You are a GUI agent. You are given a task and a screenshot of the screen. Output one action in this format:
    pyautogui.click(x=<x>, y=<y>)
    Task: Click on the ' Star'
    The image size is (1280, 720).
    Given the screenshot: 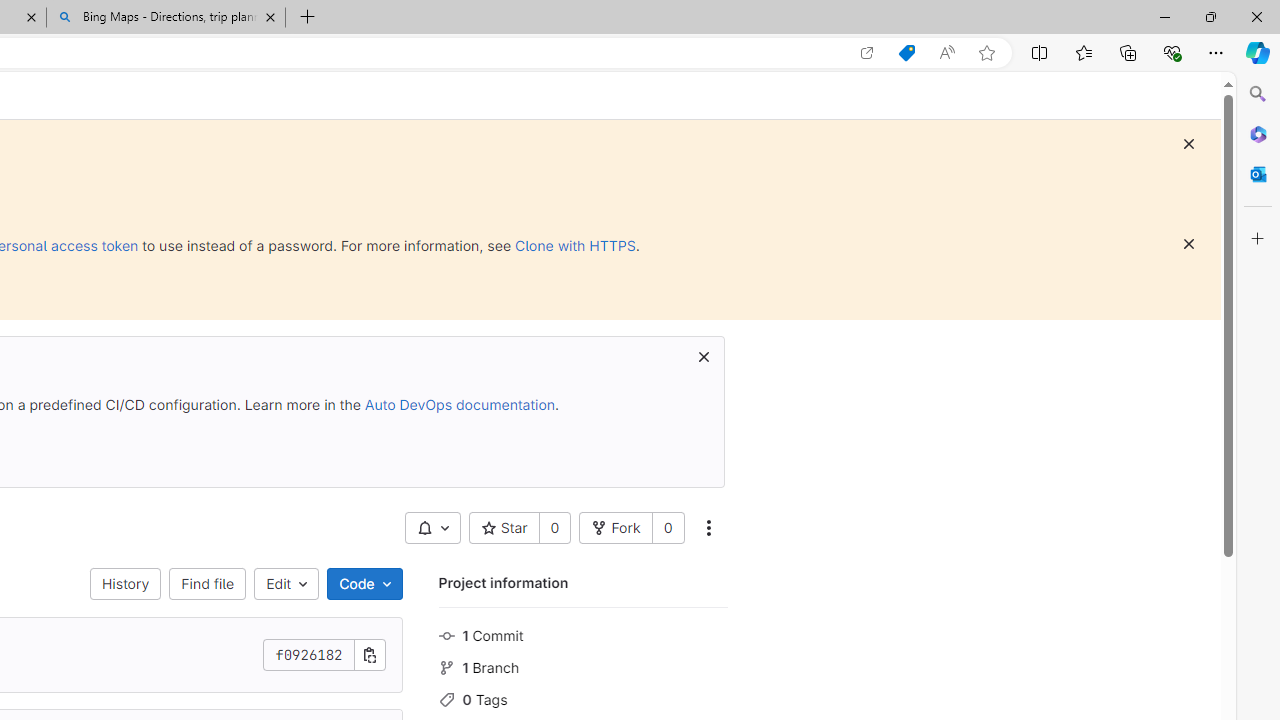 What is the action you would take?
    pyautogui.click(x=504, y=527)
    